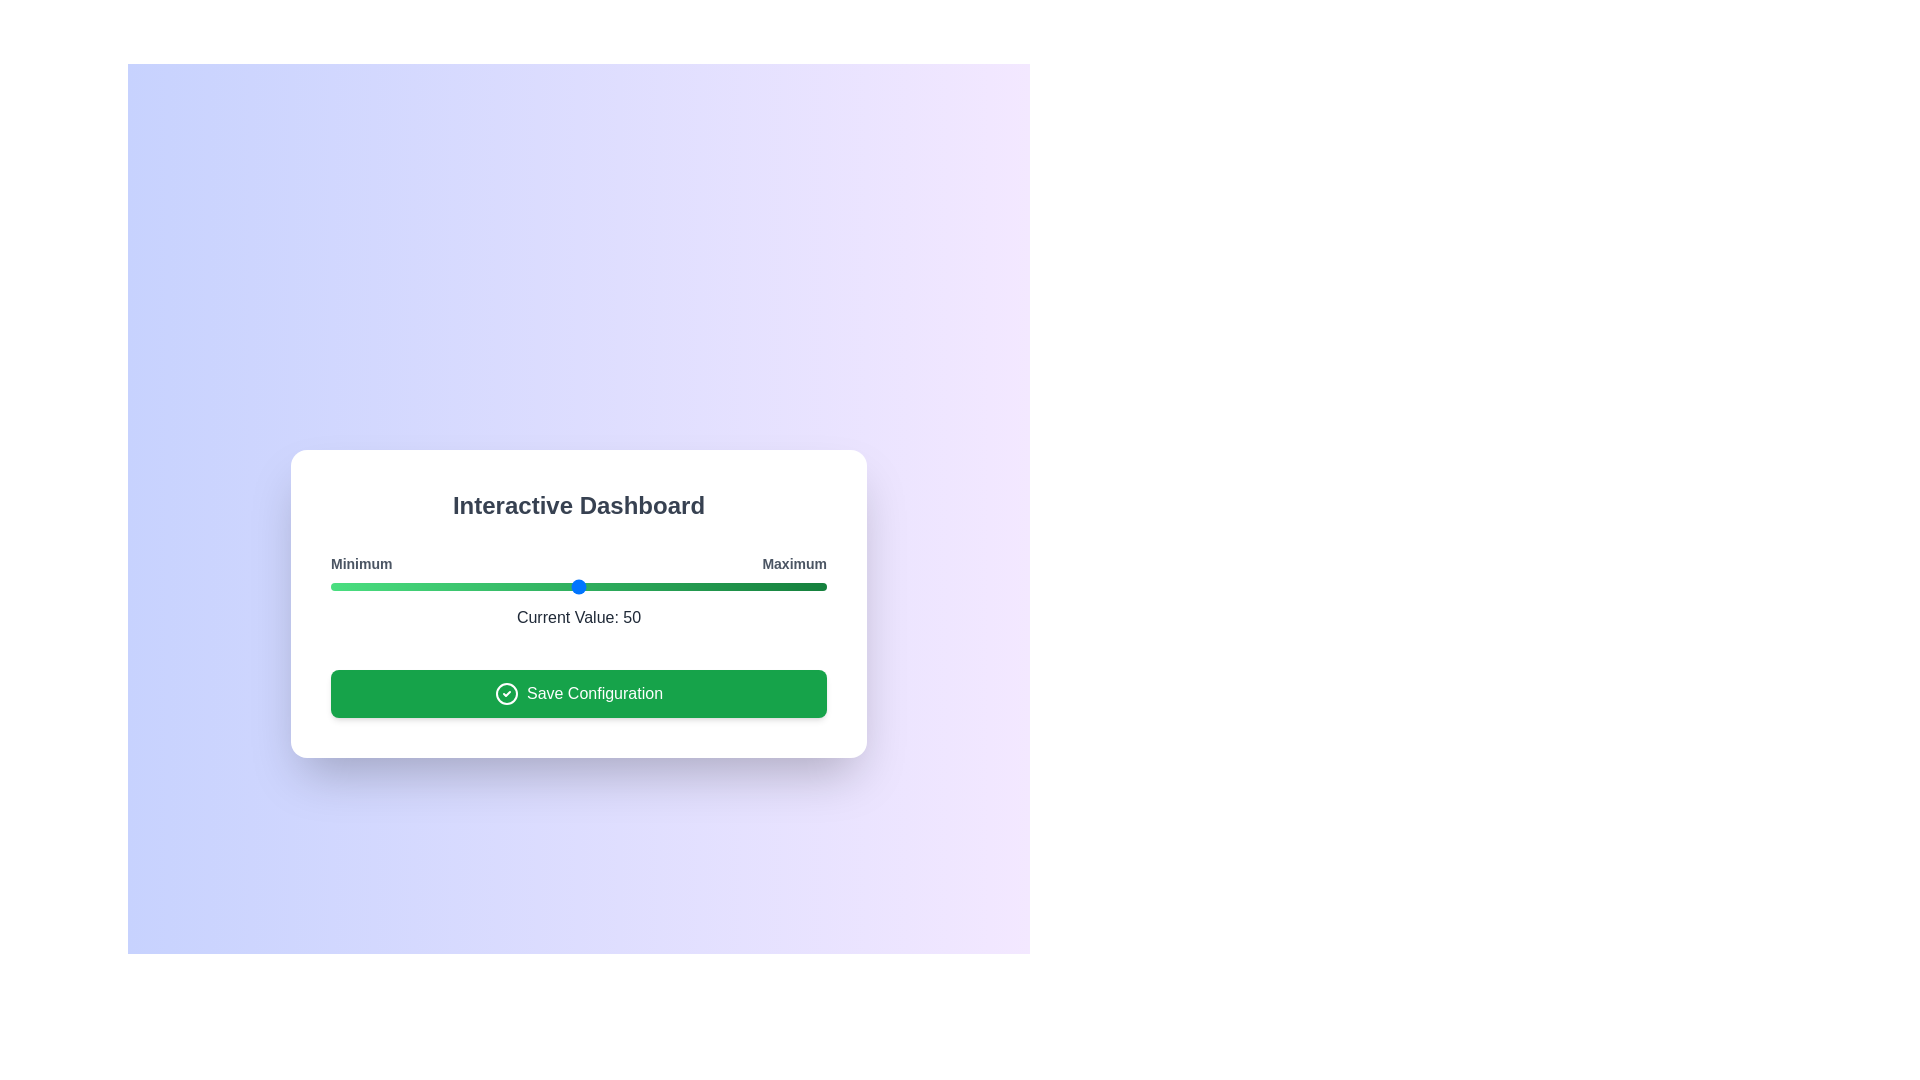 The width and height of the screenshot is (1920, 1080). Describe the element at coordinates (578, 693) in the screenshot. I see `the 'Save Configuration' button to trigger its hover effect` at that location.